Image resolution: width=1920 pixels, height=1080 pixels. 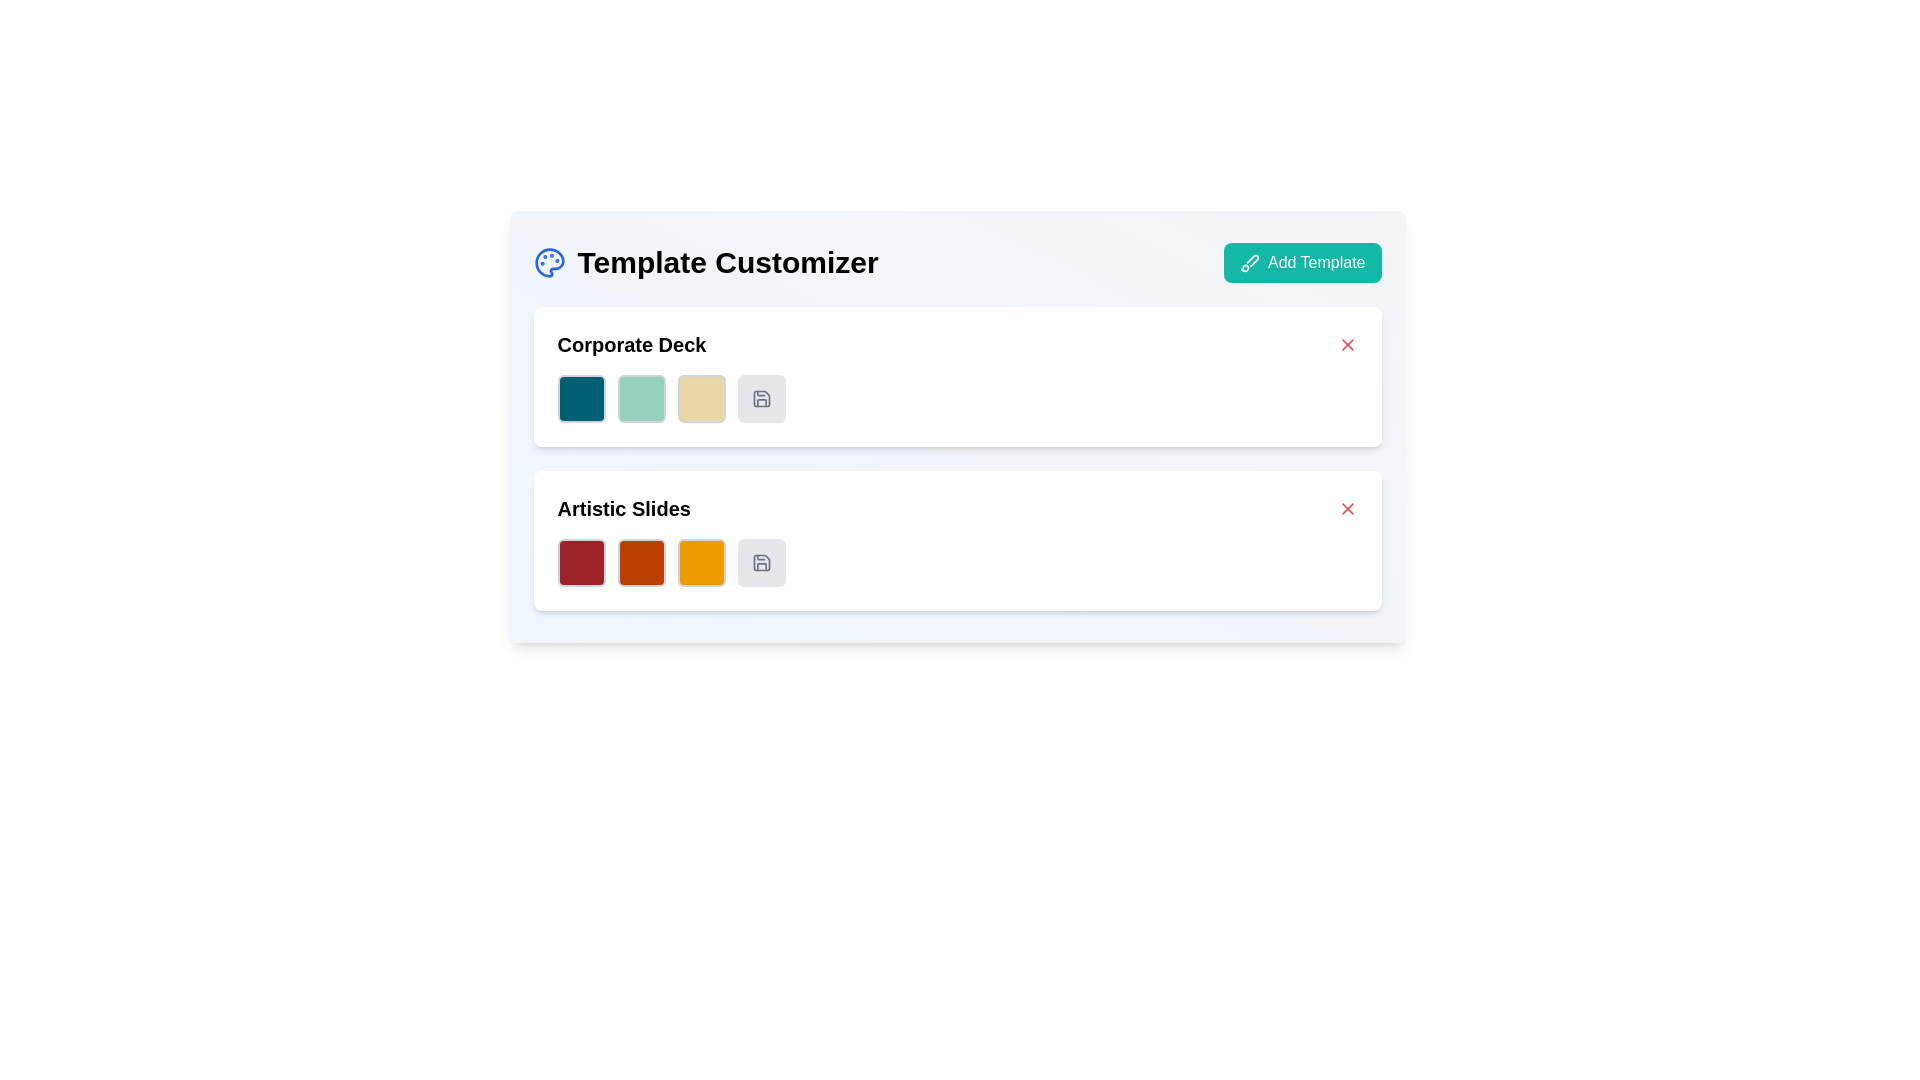 What do you see at coordinates (580, 563) in the screenshot?
I see `the deep red color block with rounded corners in the 'Artistic Slides' section` at bounding box center [580, 563].